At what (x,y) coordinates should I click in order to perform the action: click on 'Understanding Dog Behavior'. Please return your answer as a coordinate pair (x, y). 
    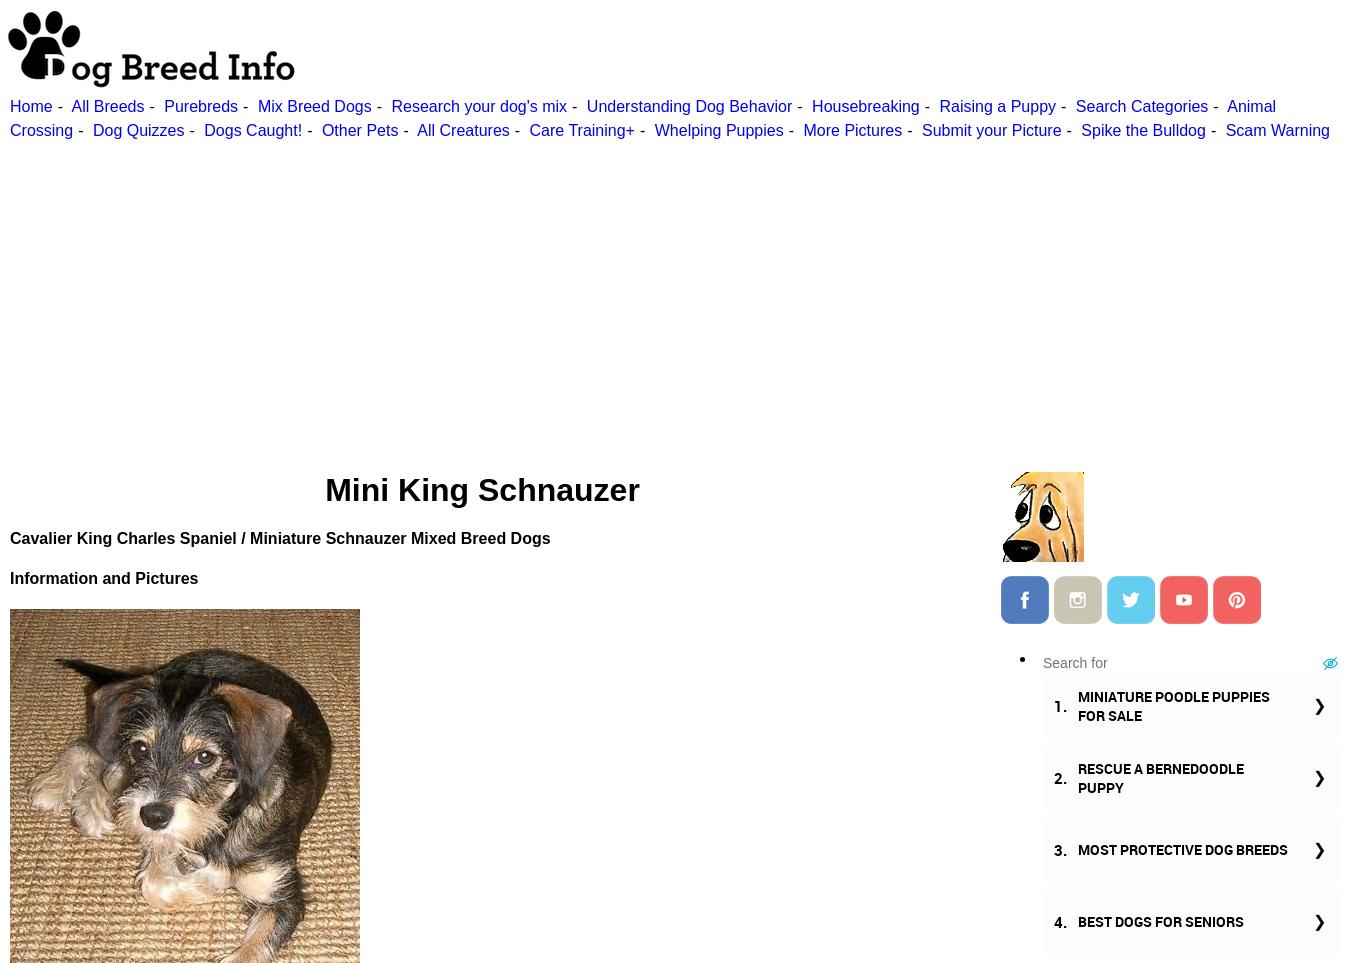
    Looking at the image, I should click on (586, 105).